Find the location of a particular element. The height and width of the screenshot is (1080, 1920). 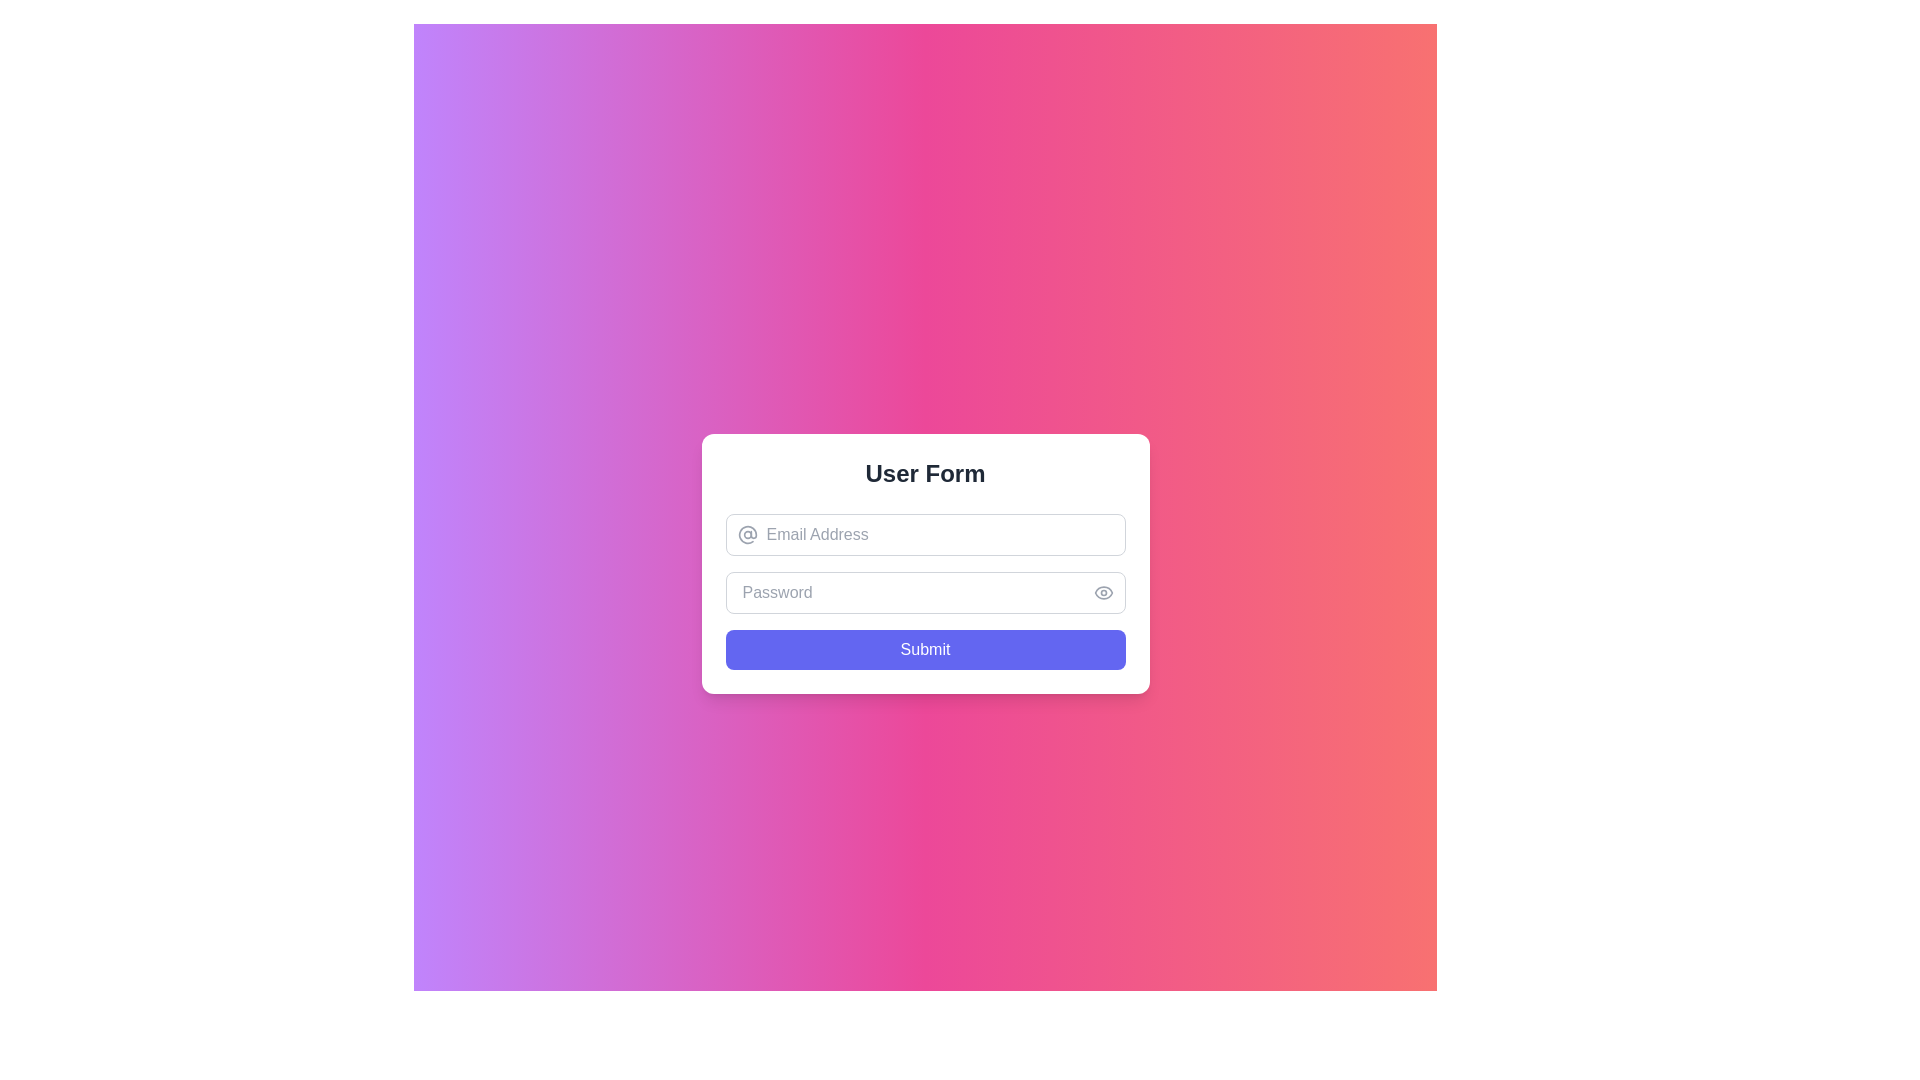

the '@' icon element that indicates the adjacent input field for entering an email address, located to the left of the email input field is located at coordinates (746, 534).